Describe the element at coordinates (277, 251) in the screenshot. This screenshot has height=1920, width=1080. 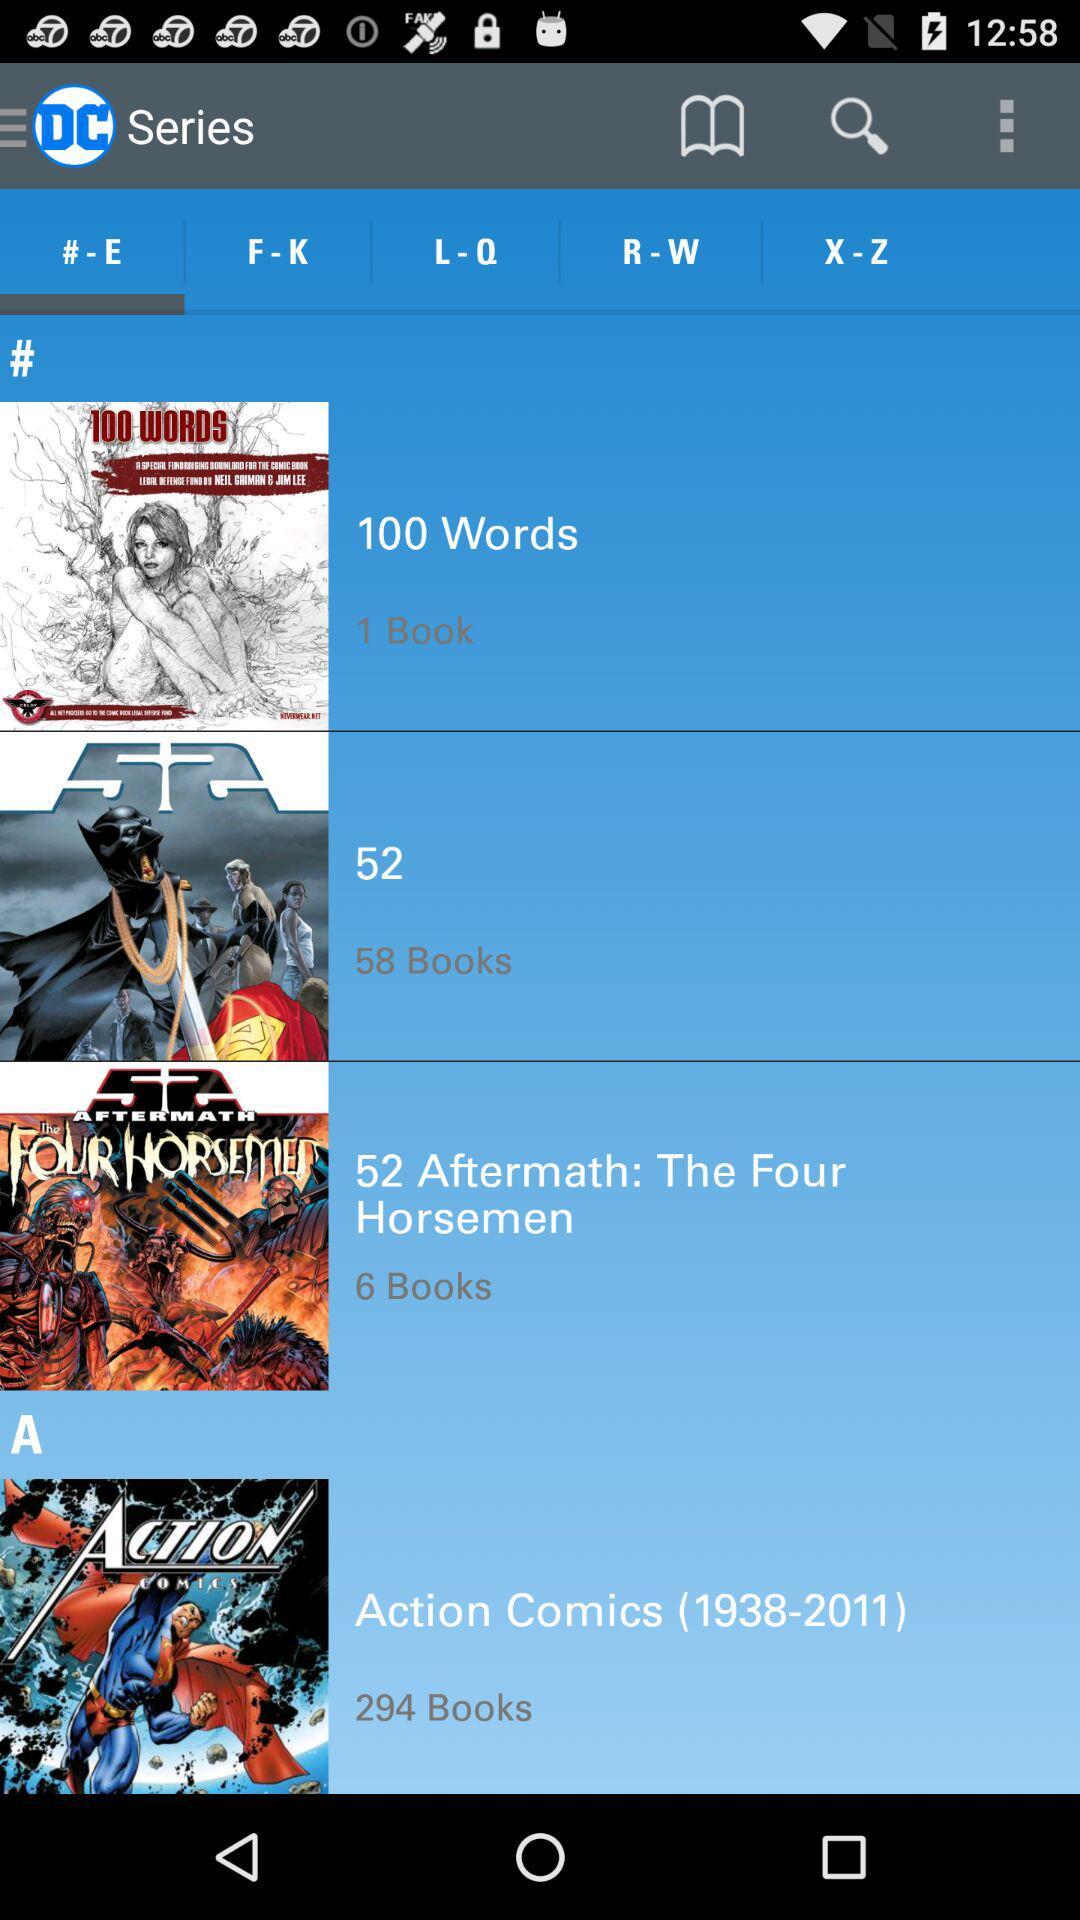
I see `app below the series icon` at that location.